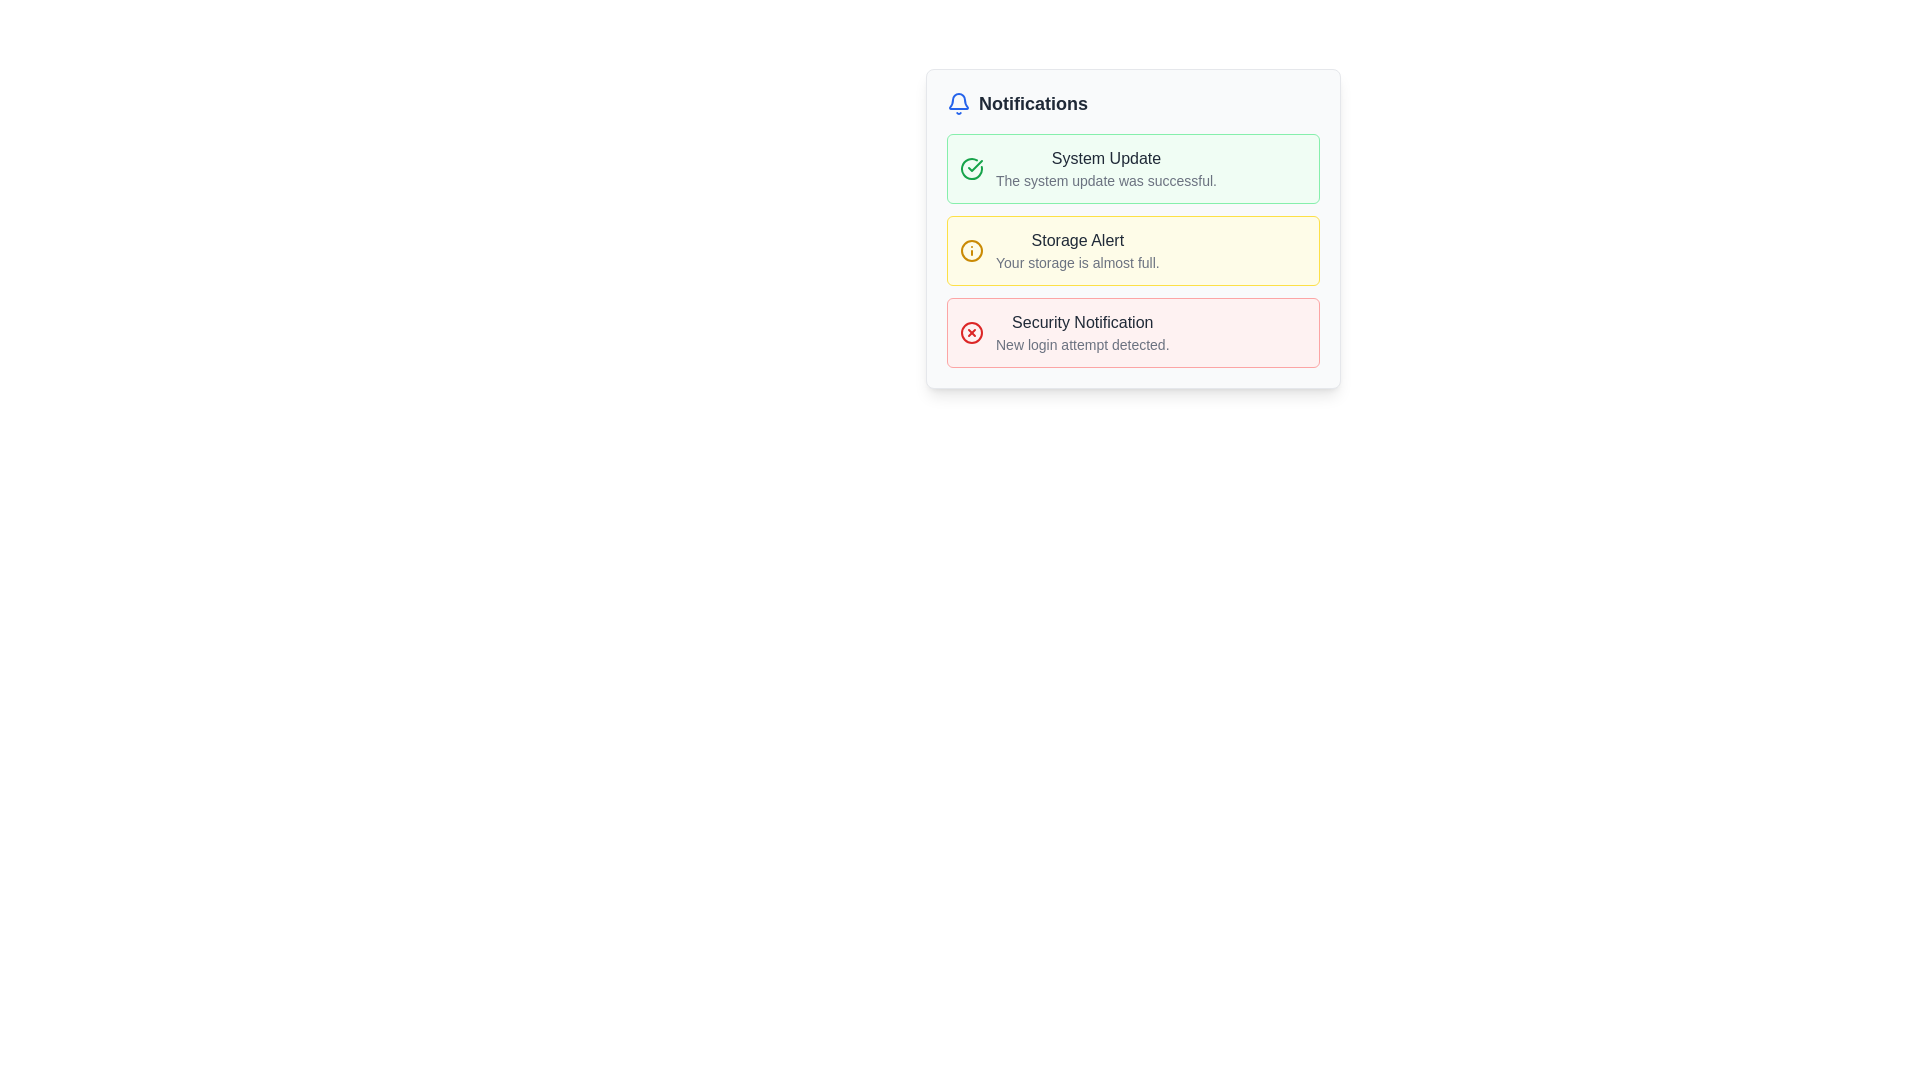 The width and height of the screenshot is (1920, 1080). What do you see at coordinates (1076, 249) in the screenshot?
I see `text content of the 'Storage Alert' notification, which is the second notification in the list, featuring a bold title and a description within a rounded light yellow box` at bounding box center [1076, 249].